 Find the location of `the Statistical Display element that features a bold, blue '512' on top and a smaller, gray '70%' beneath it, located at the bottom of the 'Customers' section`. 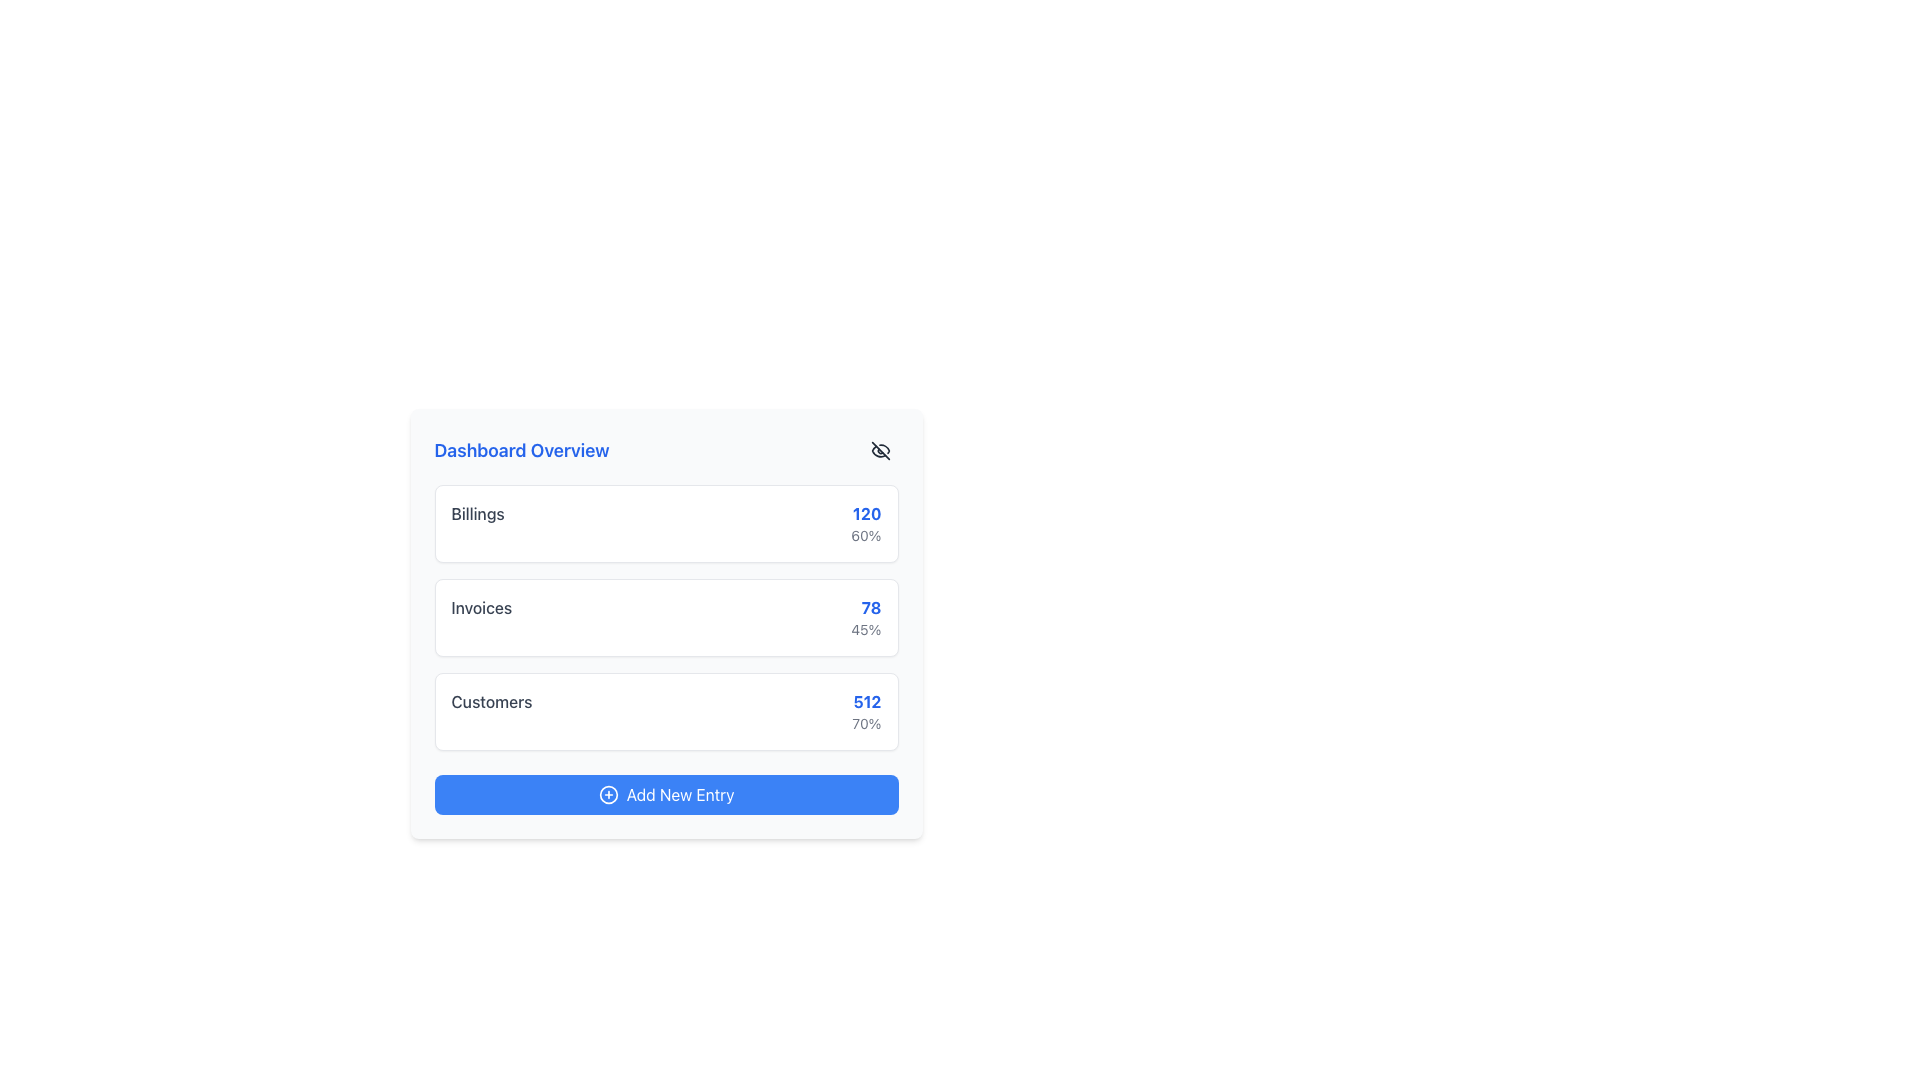

the Statistical Display element that features a bold, blue '512' on top and a smaller, gray '70%' beneath it, located at the bottom of the 'Customers' section is located at coordinates (866, 711).